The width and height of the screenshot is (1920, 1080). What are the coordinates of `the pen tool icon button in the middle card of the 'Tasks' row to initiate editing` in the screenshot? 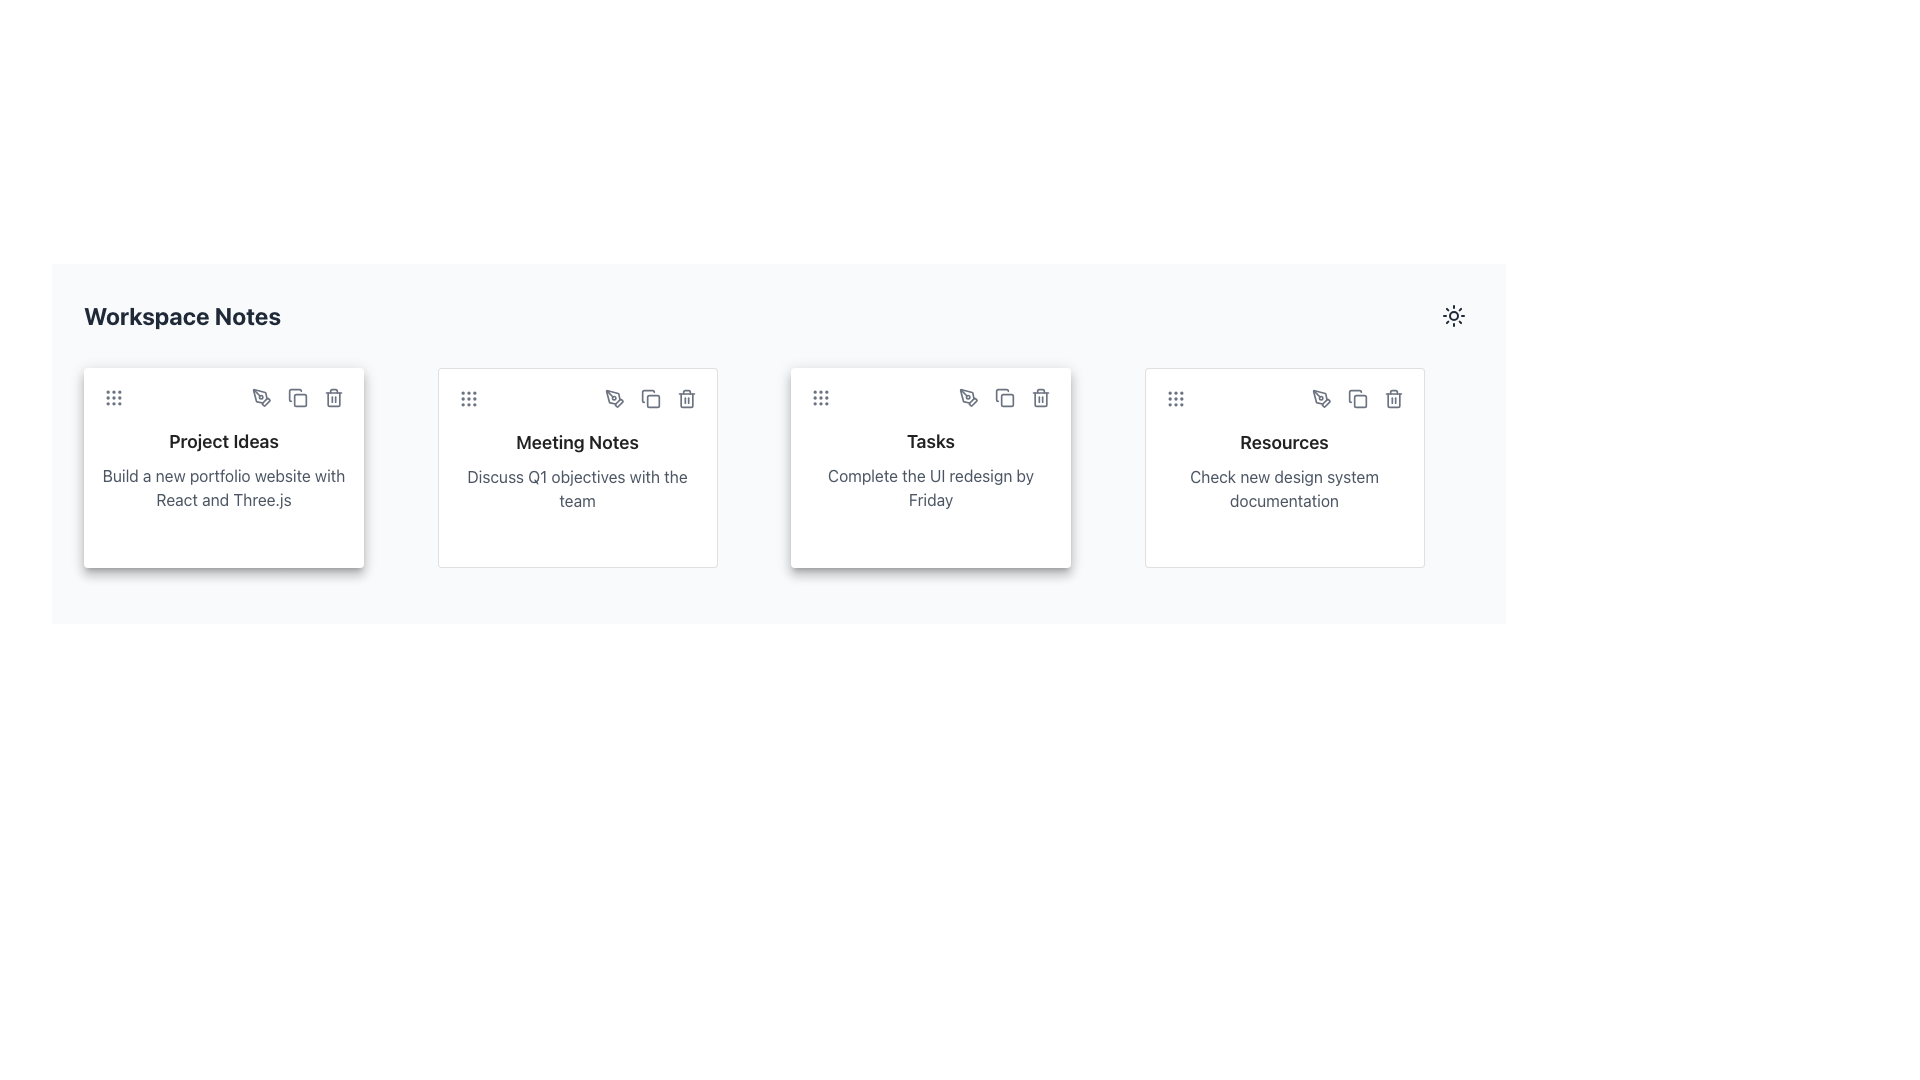 It's located at (969, 397).